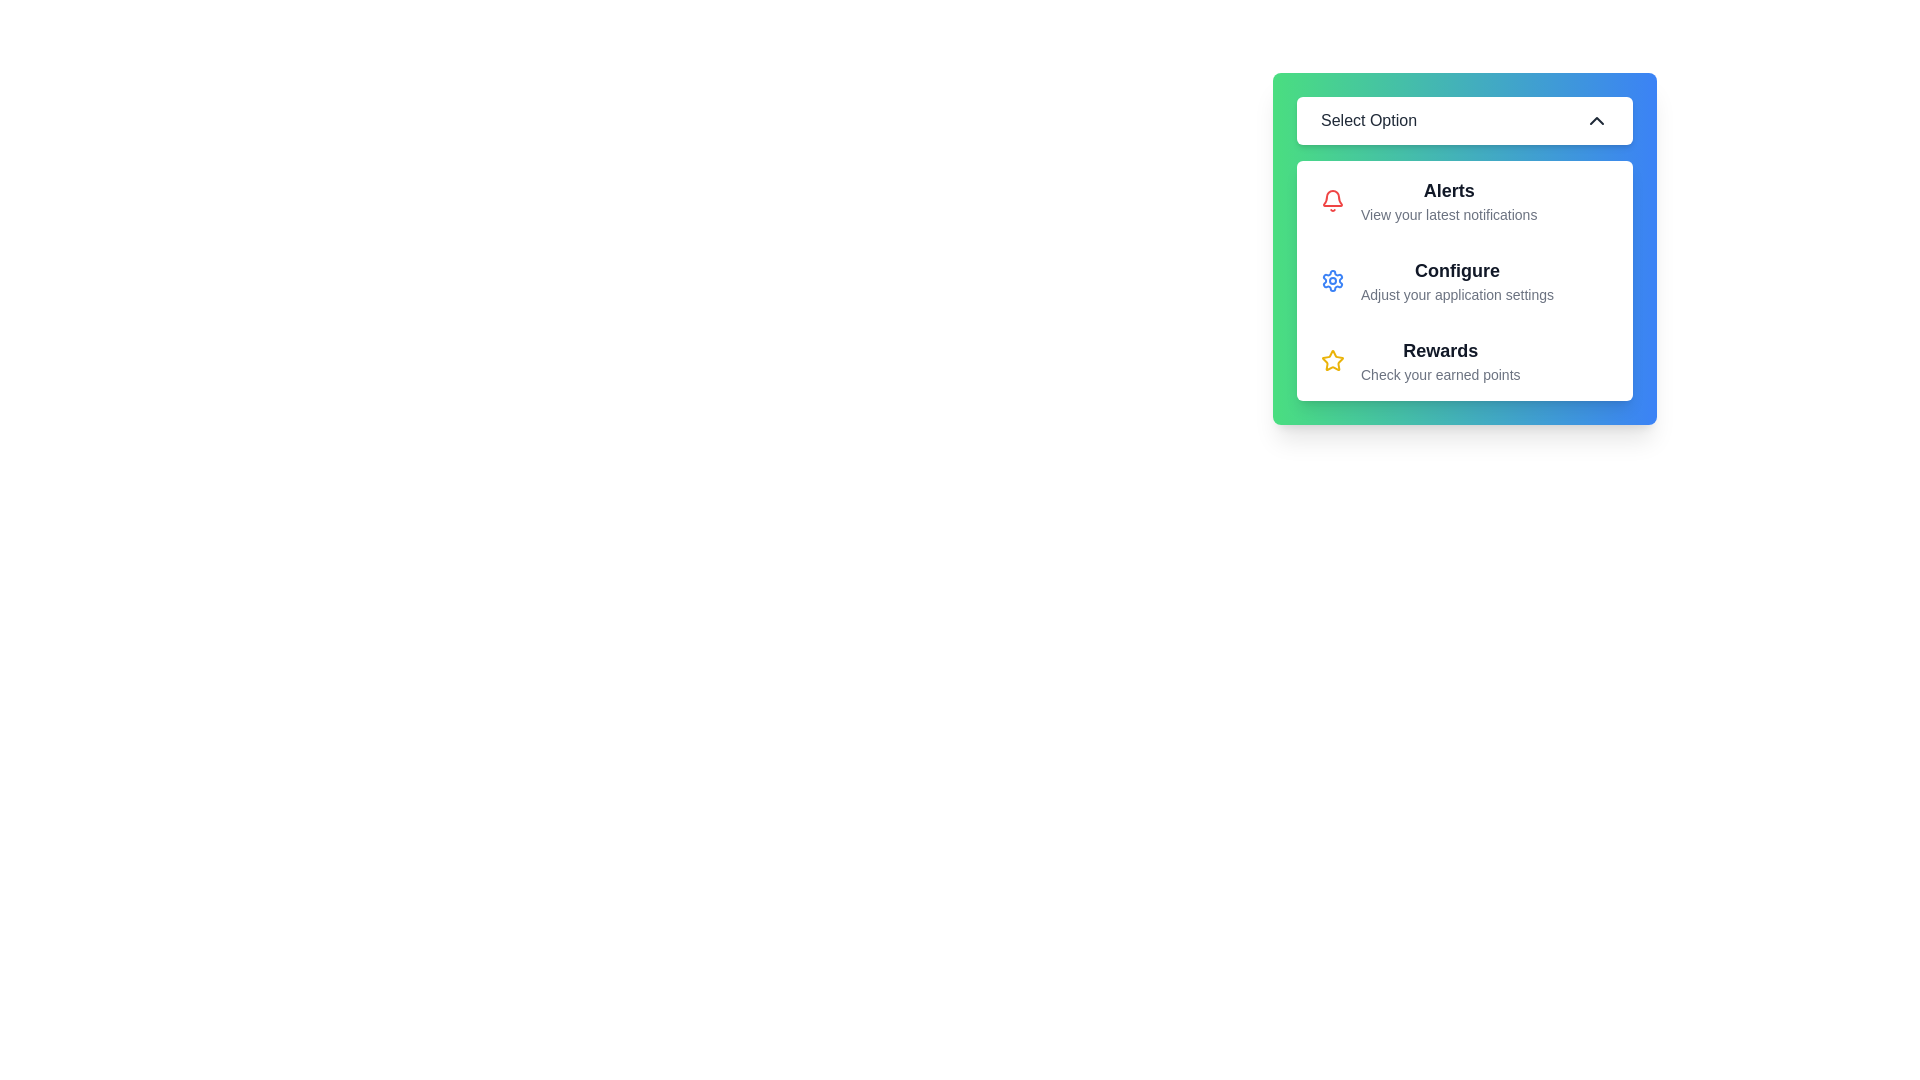  I want to click on the text label displaying 'Check your earned points', which is located beneath the 'Rewards' heading in a vertical menu structure, so click(1440, 374).